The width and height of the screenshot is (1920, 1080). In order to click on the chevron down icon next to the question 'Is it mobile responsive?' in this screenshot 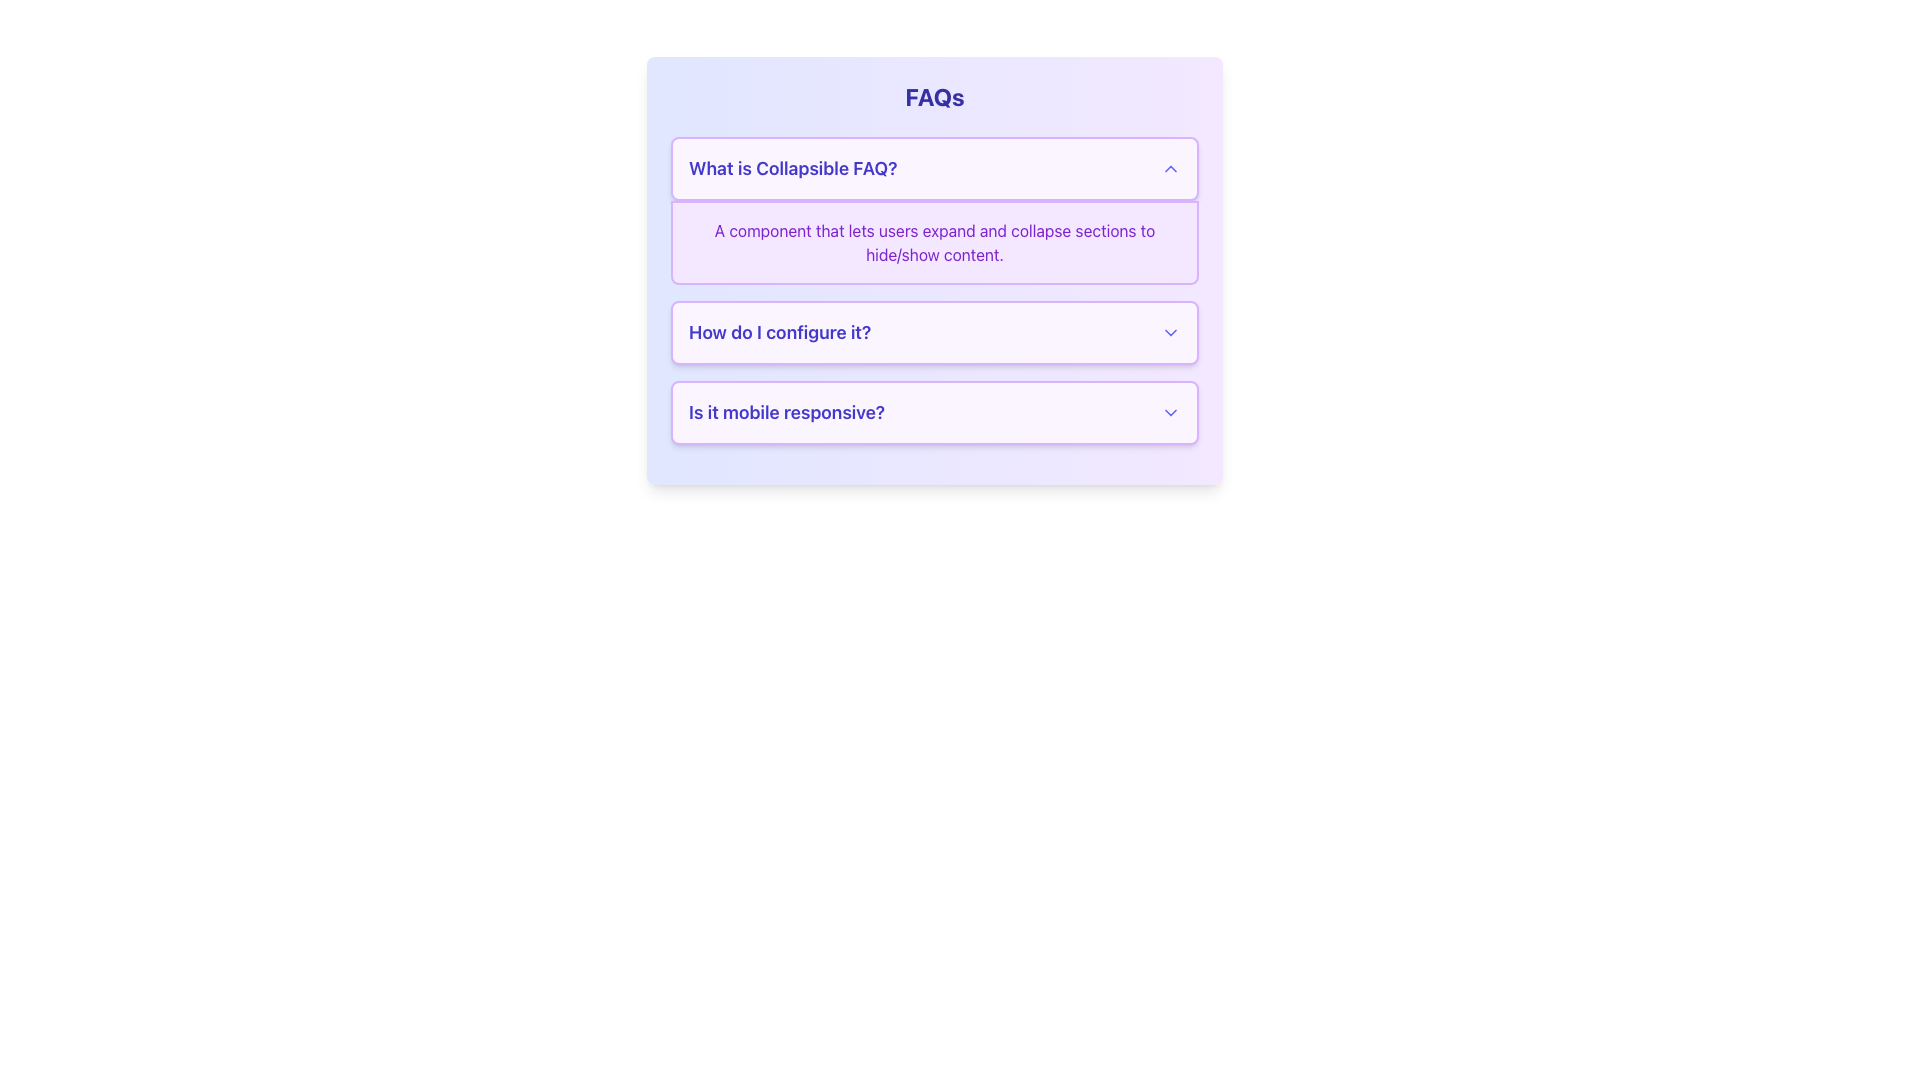, I will do `click(1171, 411)`.